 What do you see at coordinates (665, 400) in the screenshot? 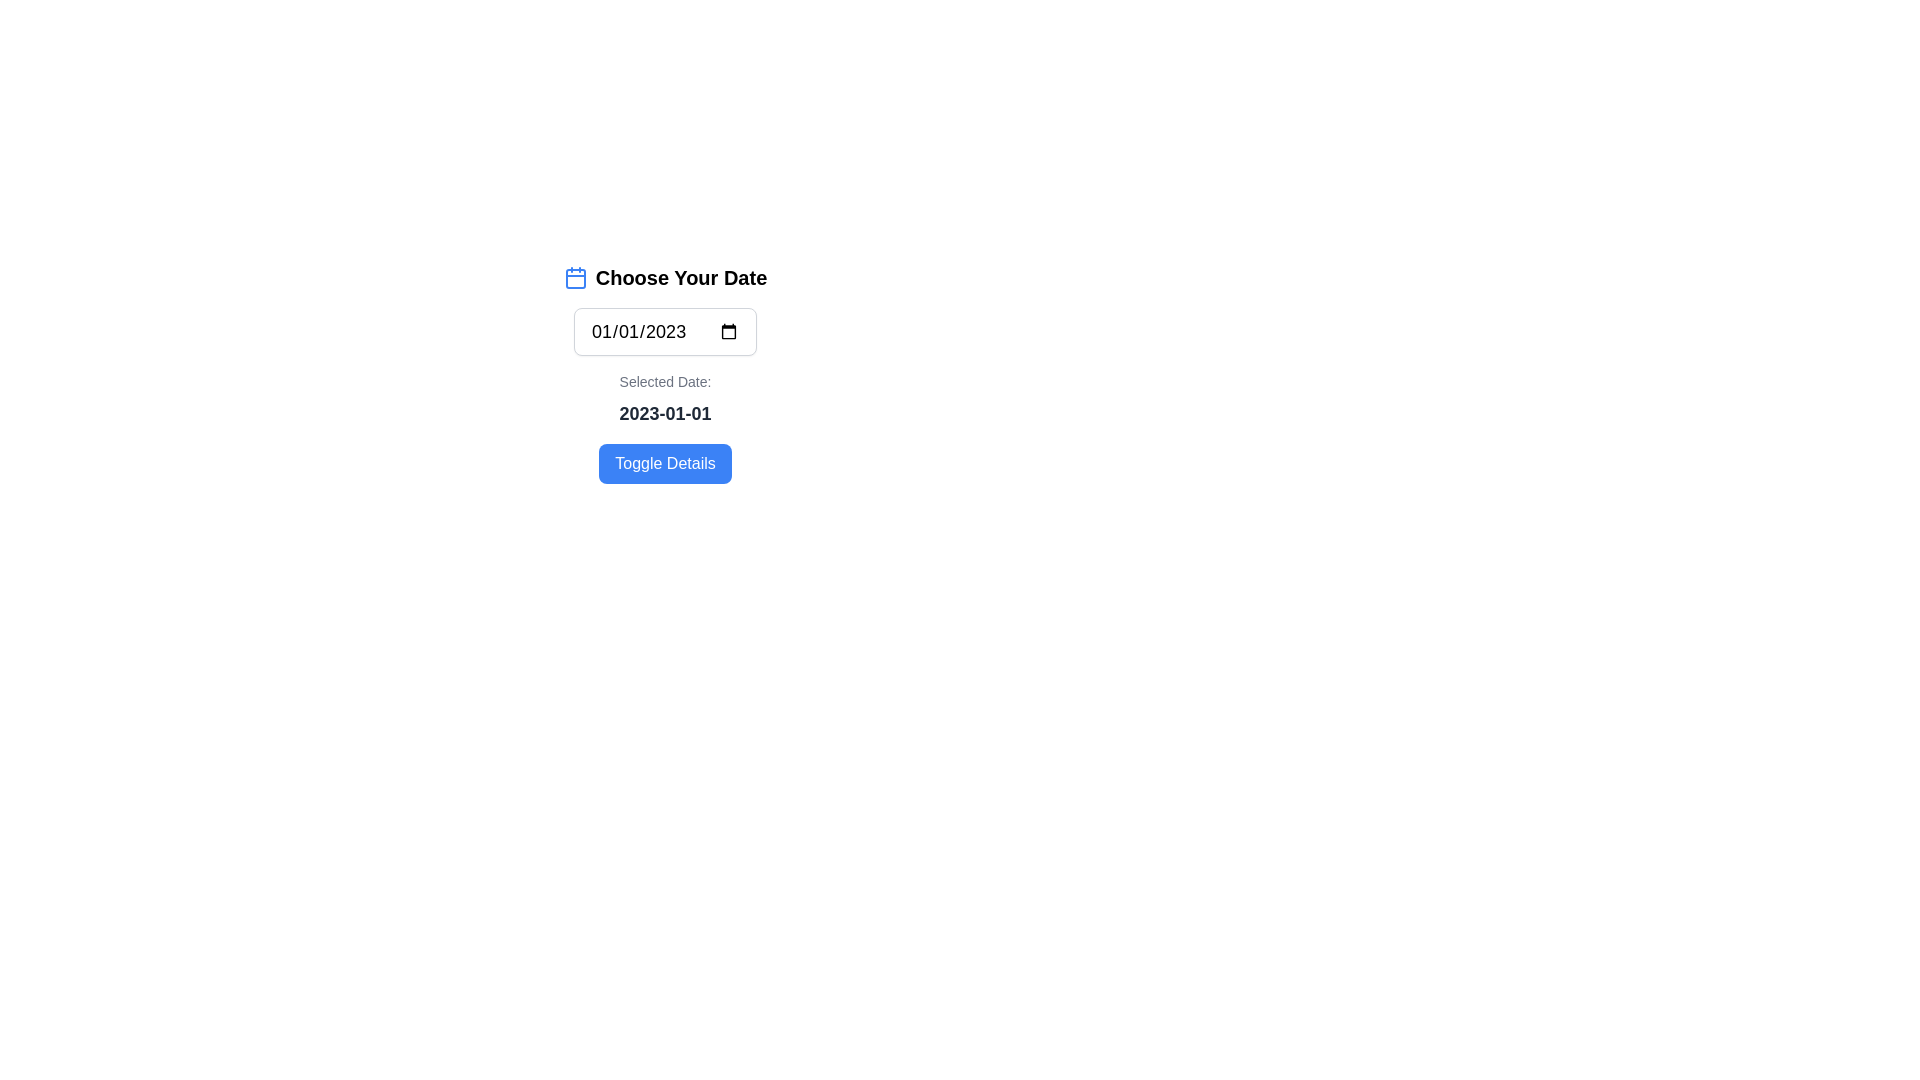
I see `the text label displaying 'Selected Date:2023-01-01', which shows the title 'Selected Date:' in smaller gray font and the date in bold black font, located below the date input field and above the 'Toggle Details' button` at bounding box center [665, 400].